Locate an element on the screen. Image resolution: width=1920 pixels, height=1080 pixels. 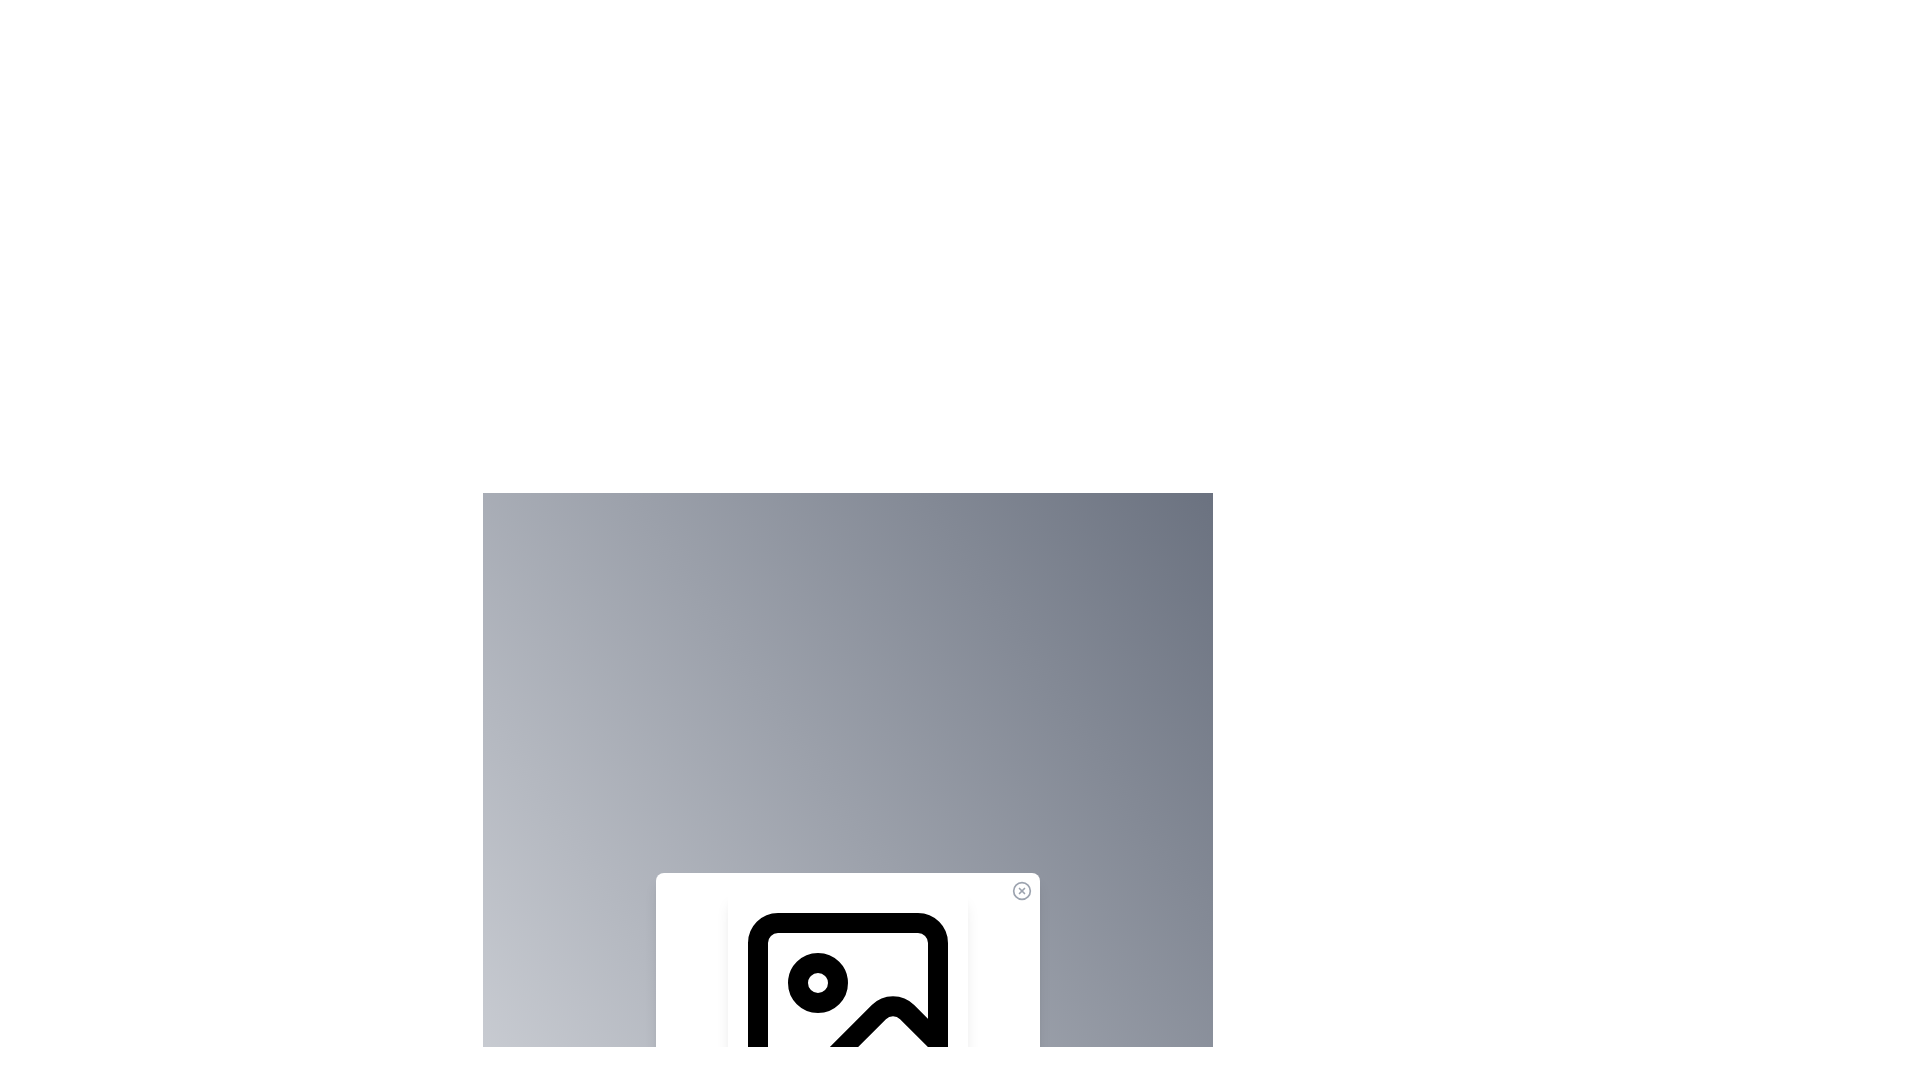
the decorative circle element located at the upper center of the SVG layout is located at coordinates (817, 982).